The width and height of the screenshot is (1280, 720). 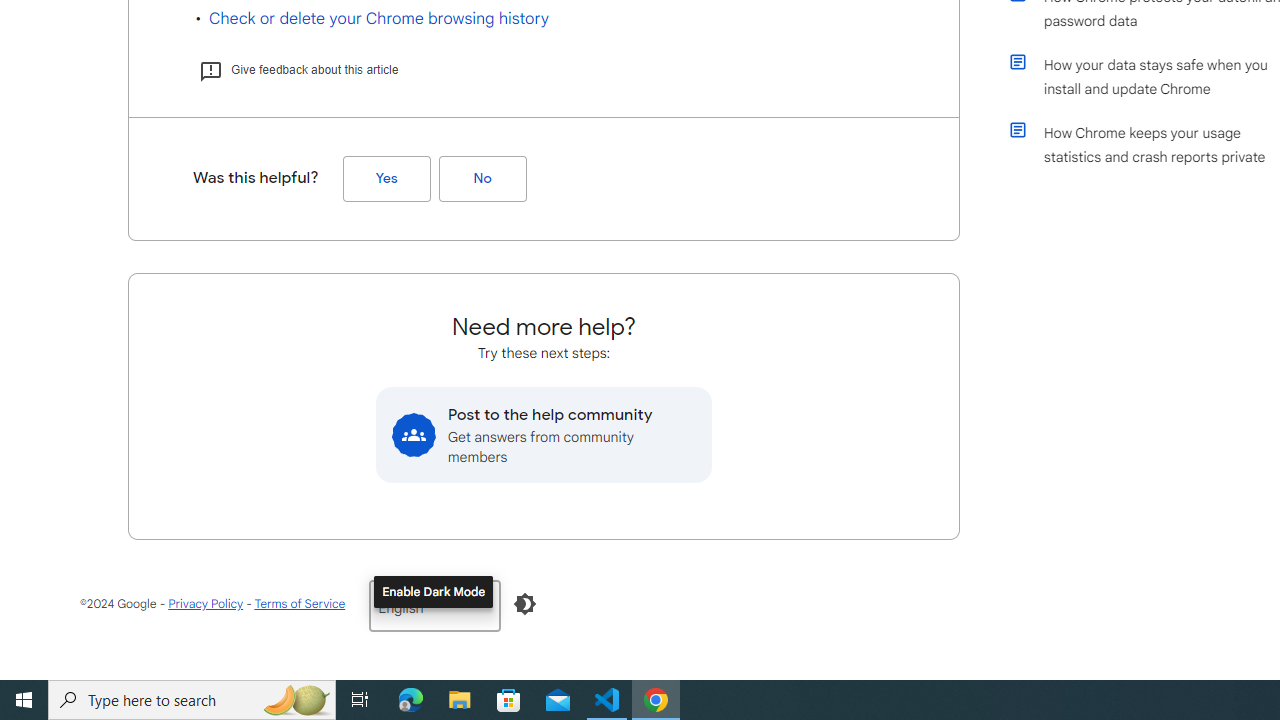 I want to click on 'Terms of Service', so click(x=298, y=602).